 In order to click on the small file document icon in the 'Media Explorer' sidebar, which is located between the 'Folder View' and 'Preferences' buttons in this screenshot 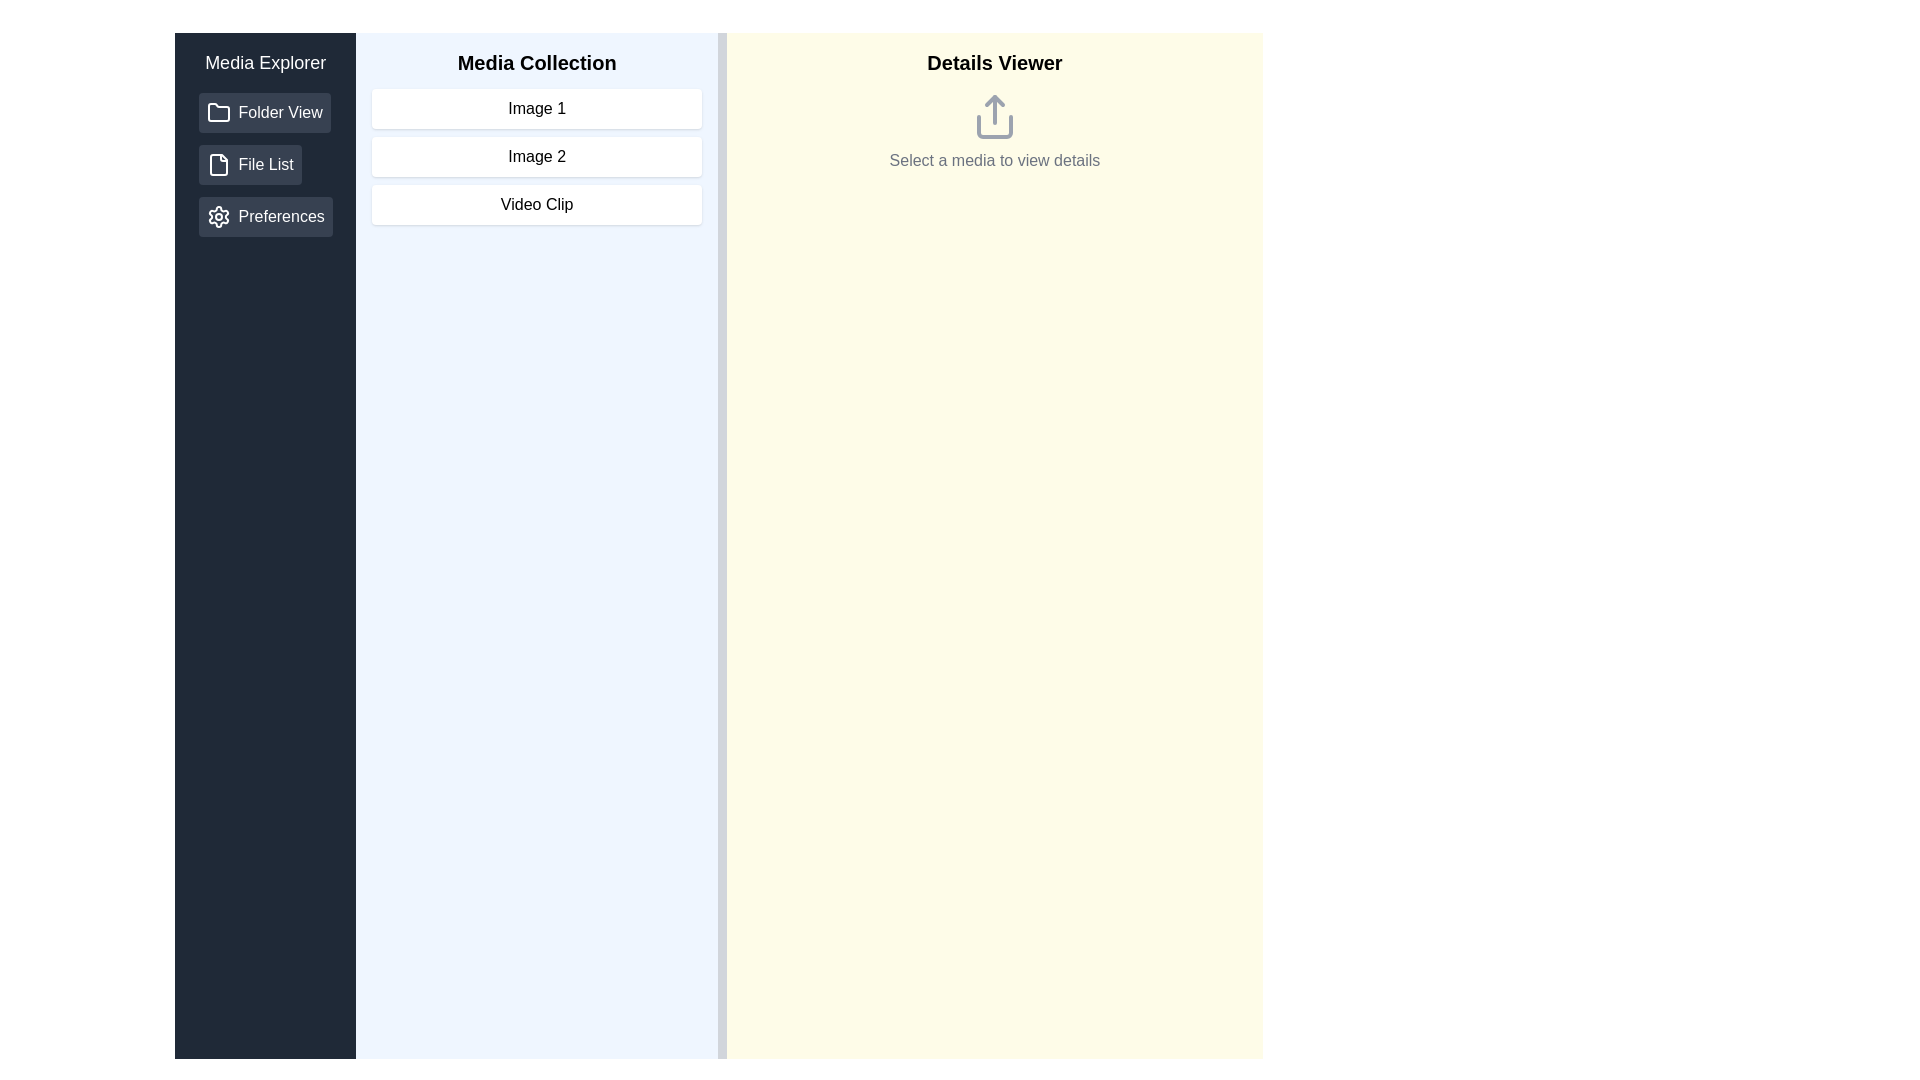, I will do `click(218, 164)`.